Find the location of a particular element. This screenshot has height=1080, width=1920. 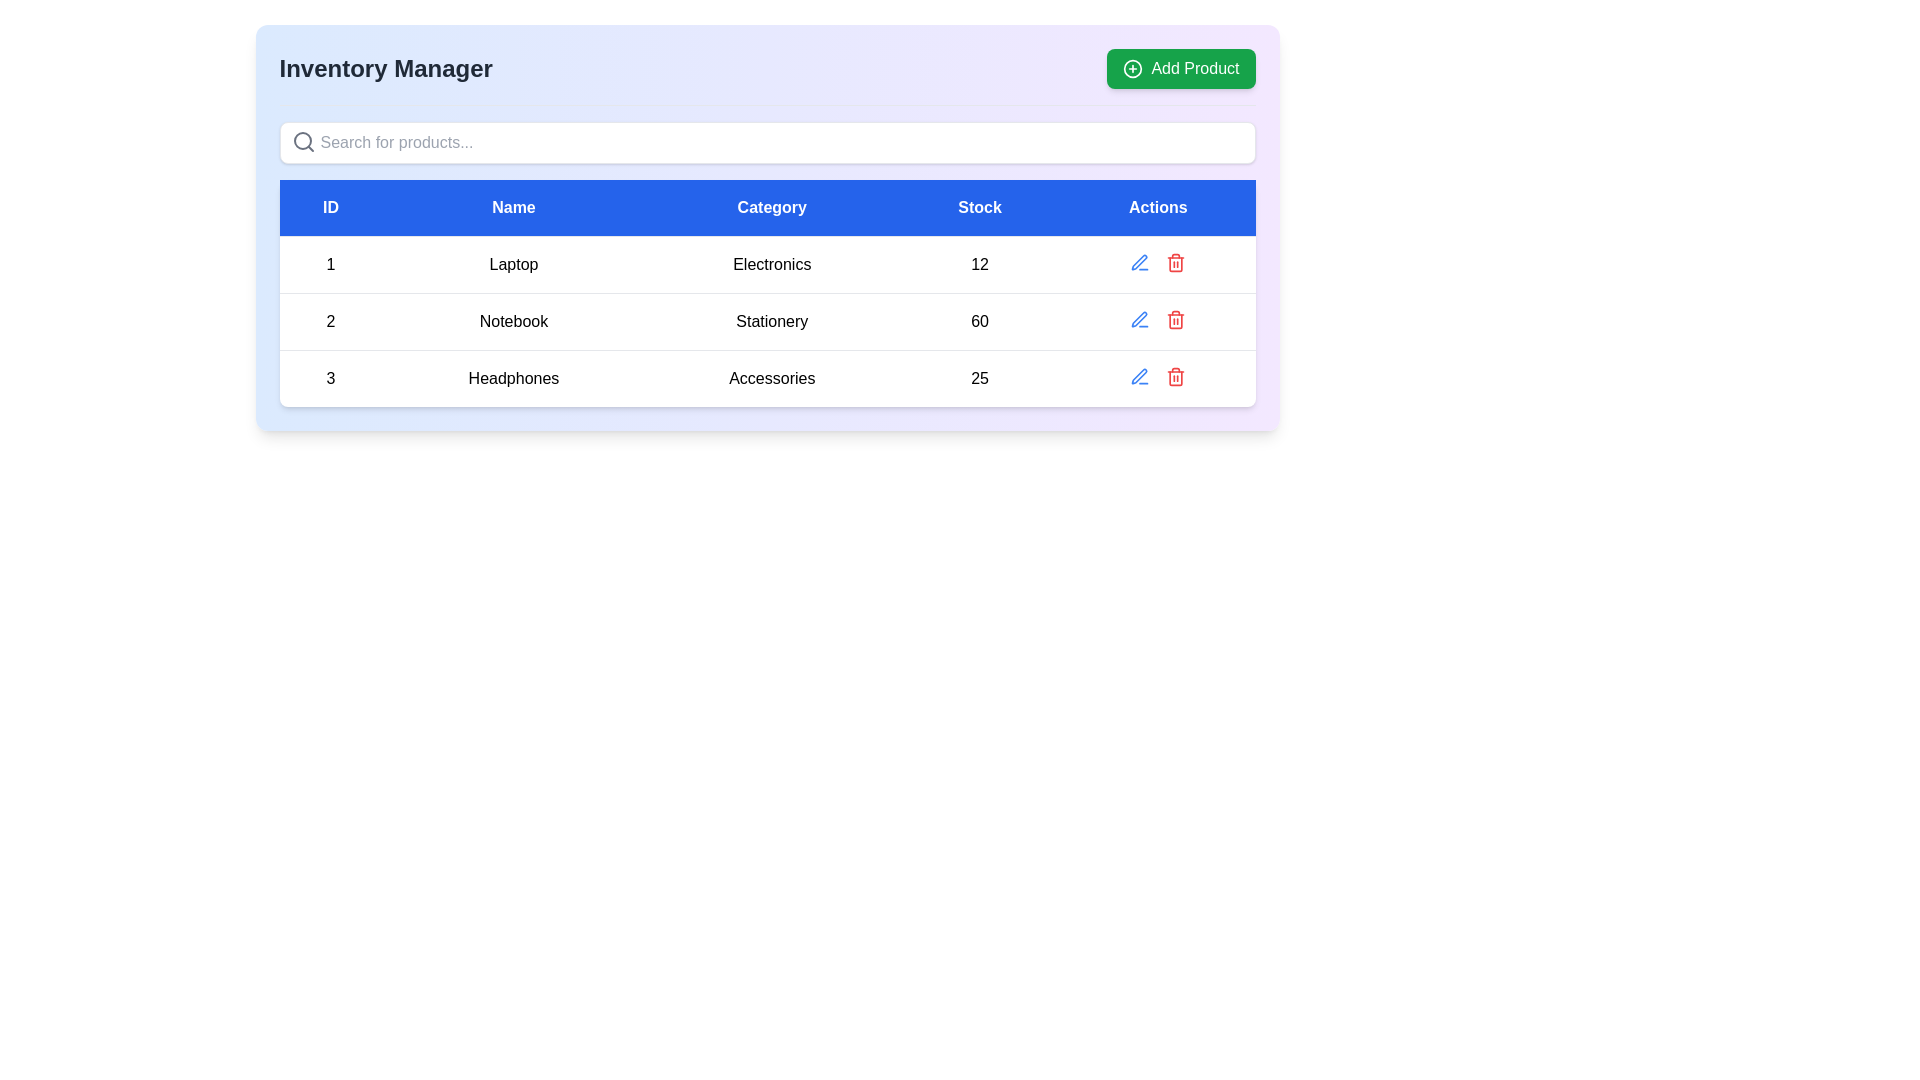

the red trash bin icon button in the 'Actions' column for the 'Laptop' product to trigger a visual state change is located at coordinates (1176, 261).